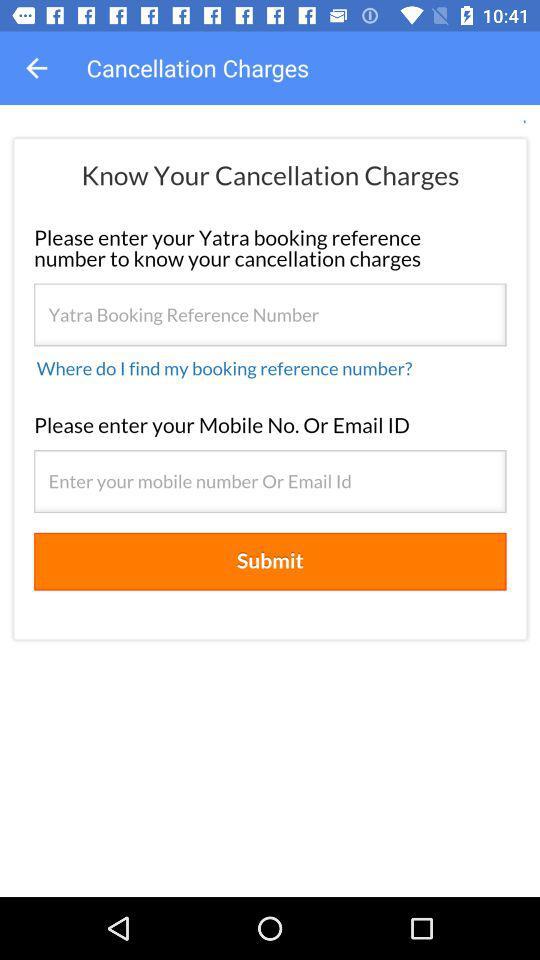 This screenshot has width=540, height=960. Describe the element at coordinates (36, 68) in the screenshot. I see `go back` at that location.